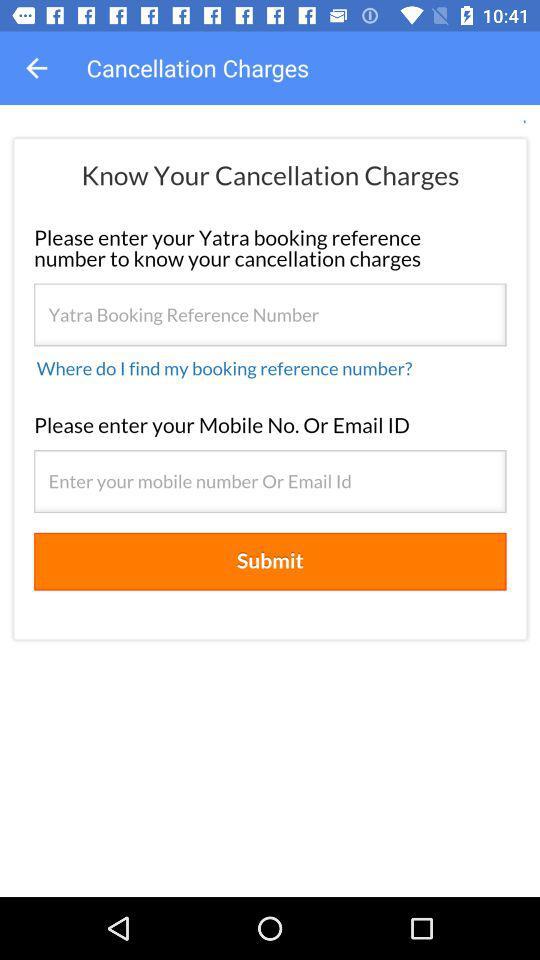 This screenshot has width=540, height=960. Describe the element at coordinates (36, 68) in the screenshot. I see `go back` at that location.